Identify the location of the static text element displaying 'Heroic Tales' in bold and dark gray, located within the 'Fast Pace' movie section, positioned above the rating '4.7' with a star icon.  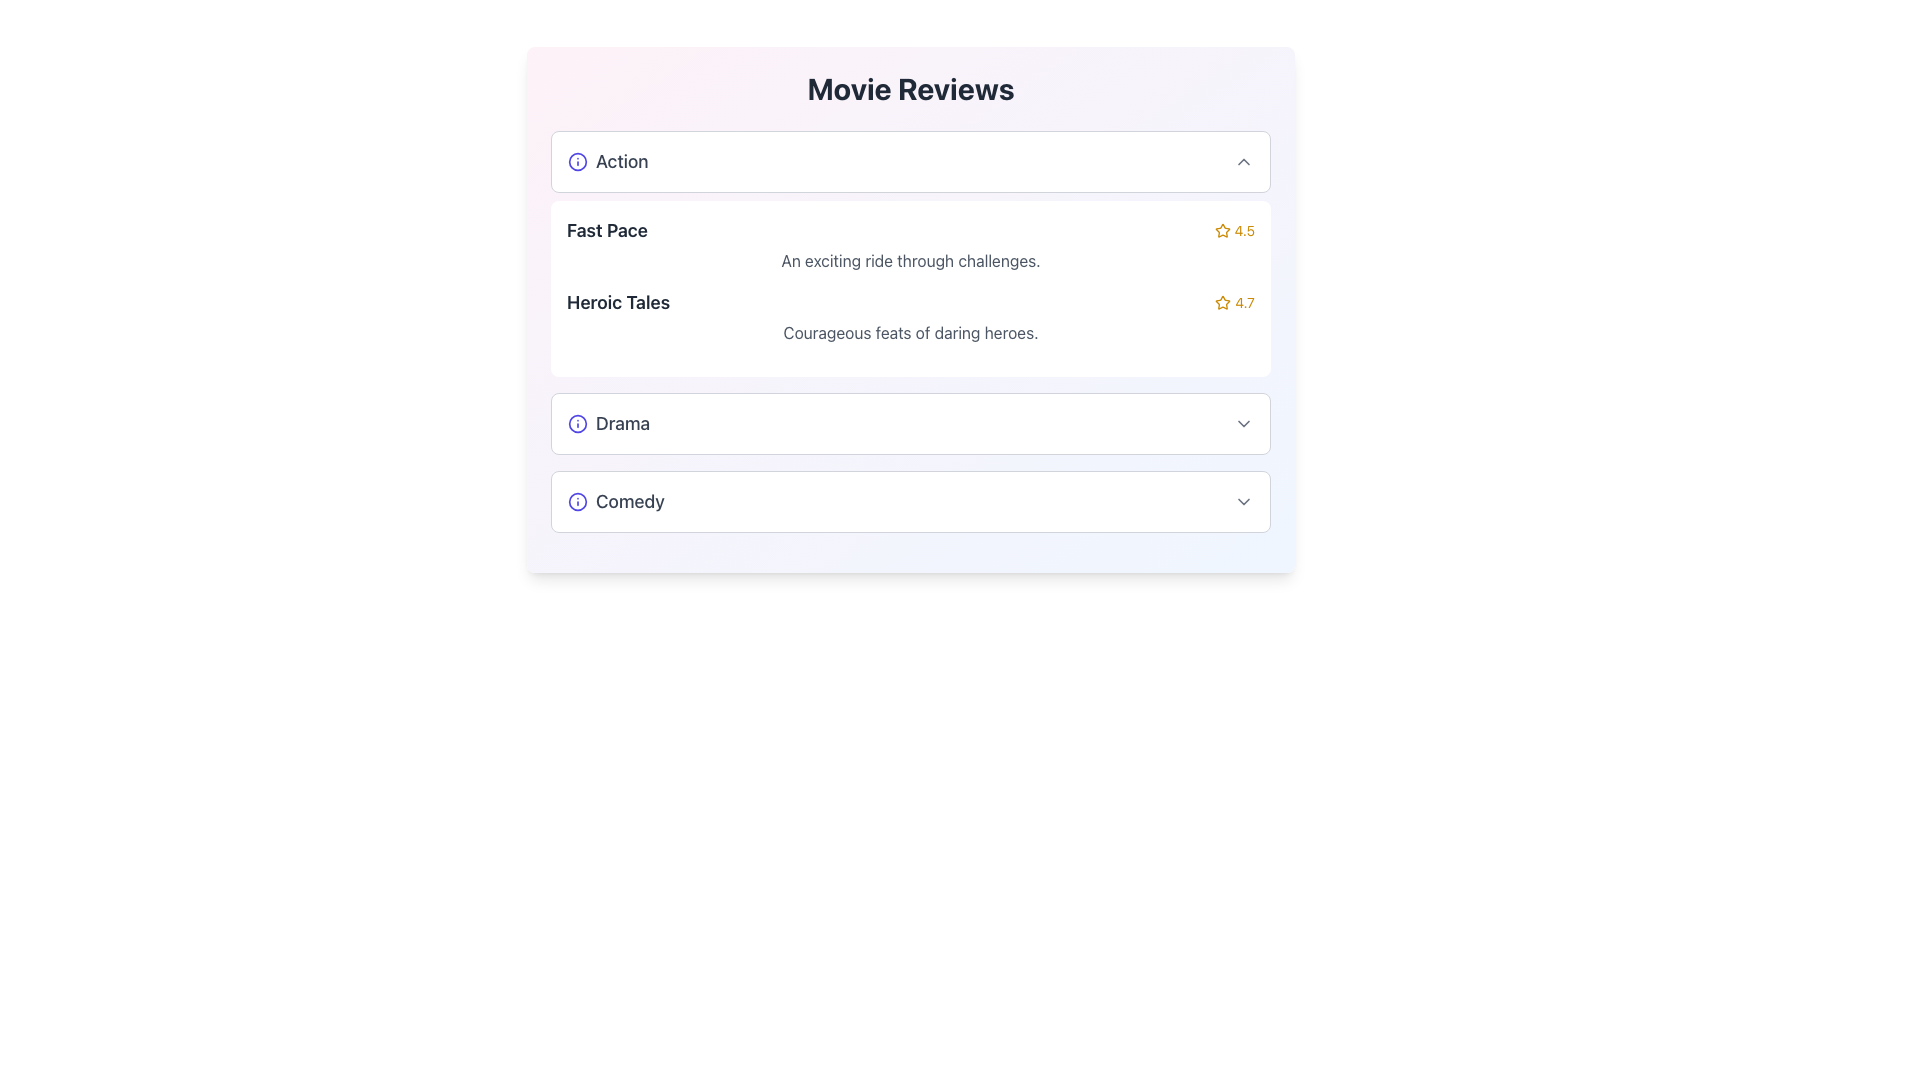
(617, 303).